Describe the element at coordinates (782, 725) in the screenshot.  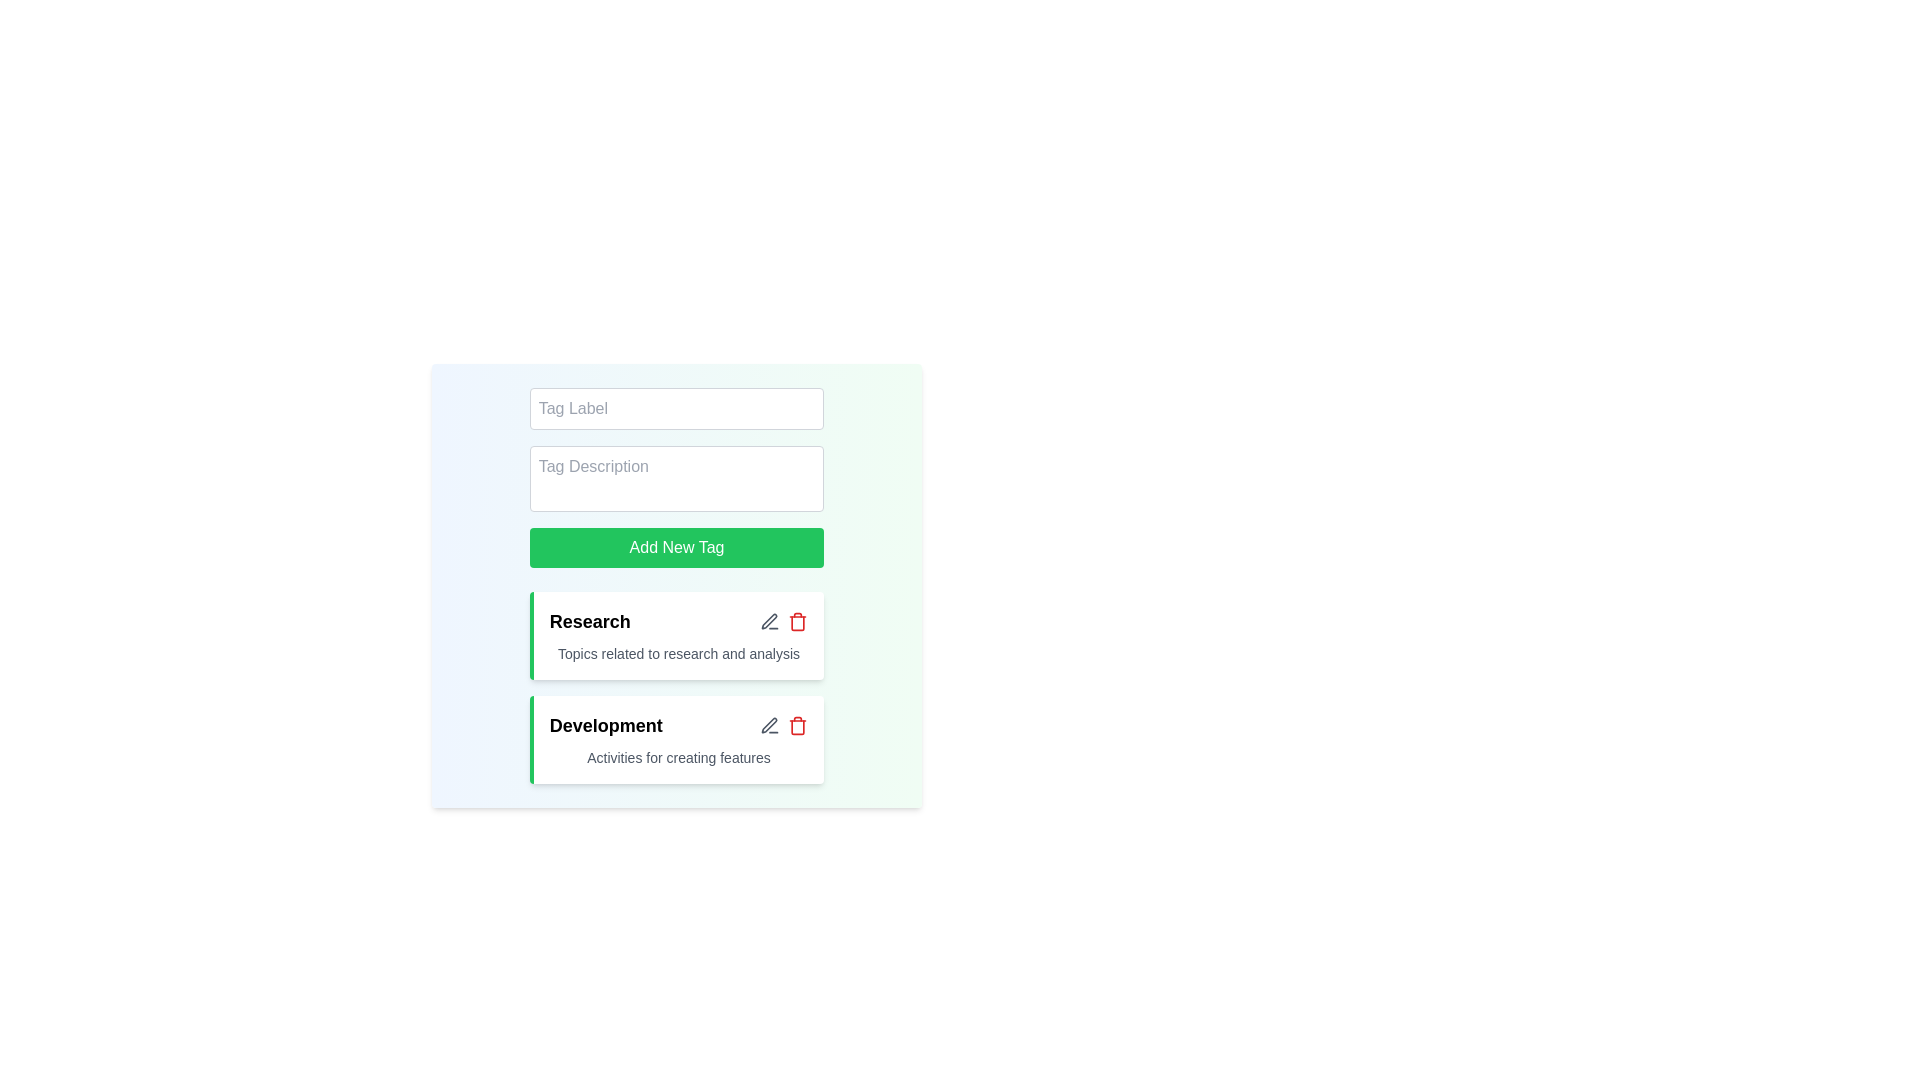
I see `the trashcan icon in the horizontal button group within the 'Development' card` at that location.